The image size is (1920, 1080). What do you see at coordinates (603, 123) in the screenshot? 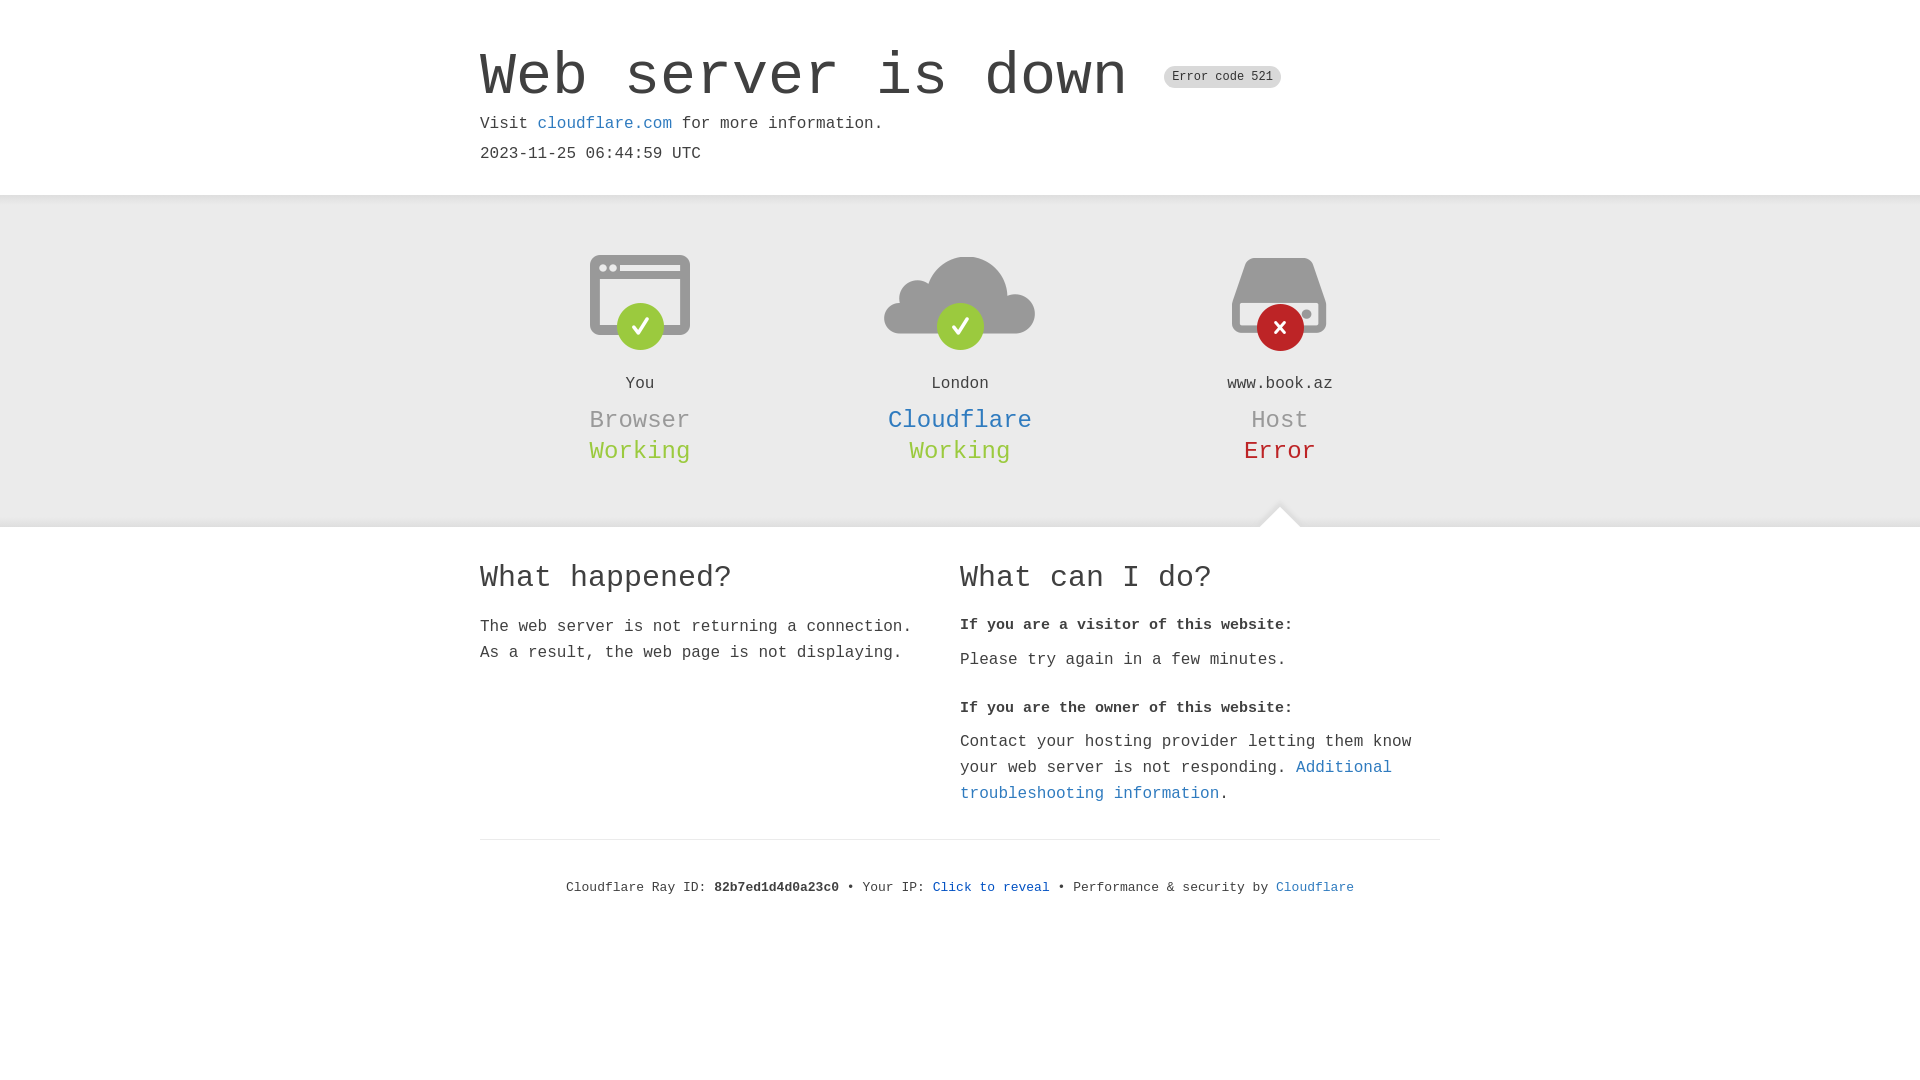
I see `'cloudflare.com'` at bounding box center [603, 123].